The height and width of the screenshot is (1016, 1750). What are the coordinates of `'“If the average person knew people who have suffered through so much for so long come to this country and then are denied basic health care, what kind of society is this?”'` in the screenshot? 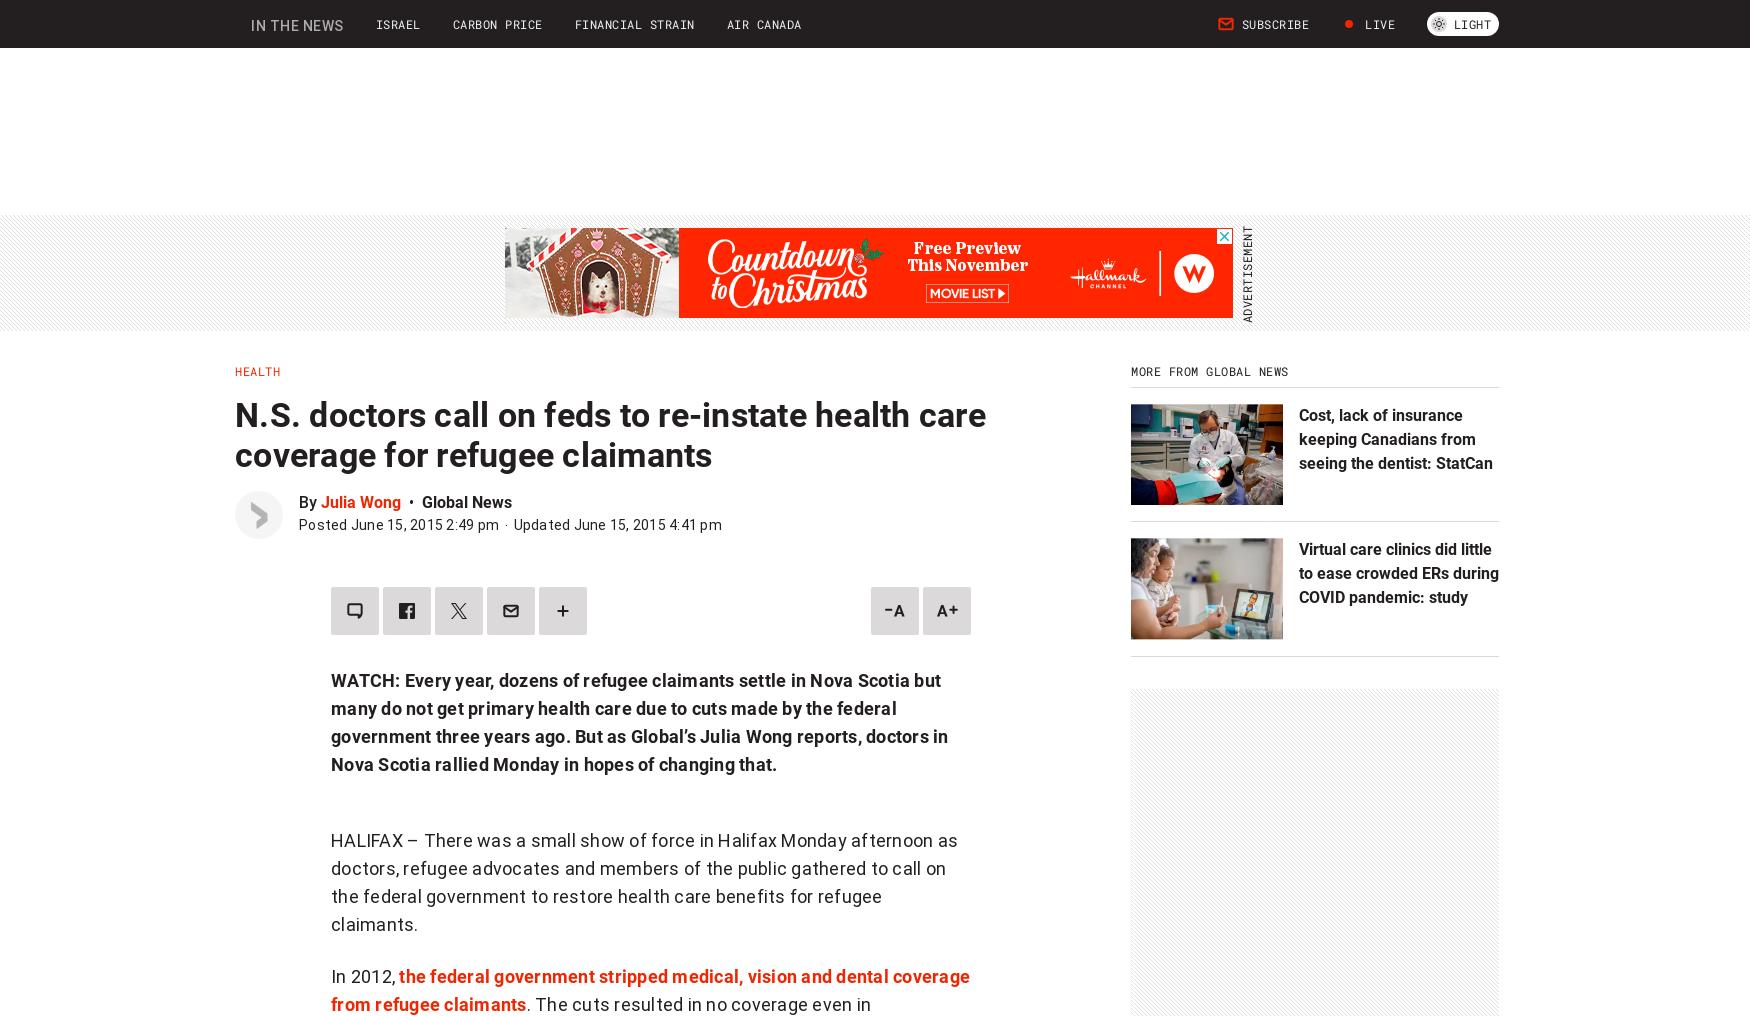 It's located at (649, 613).